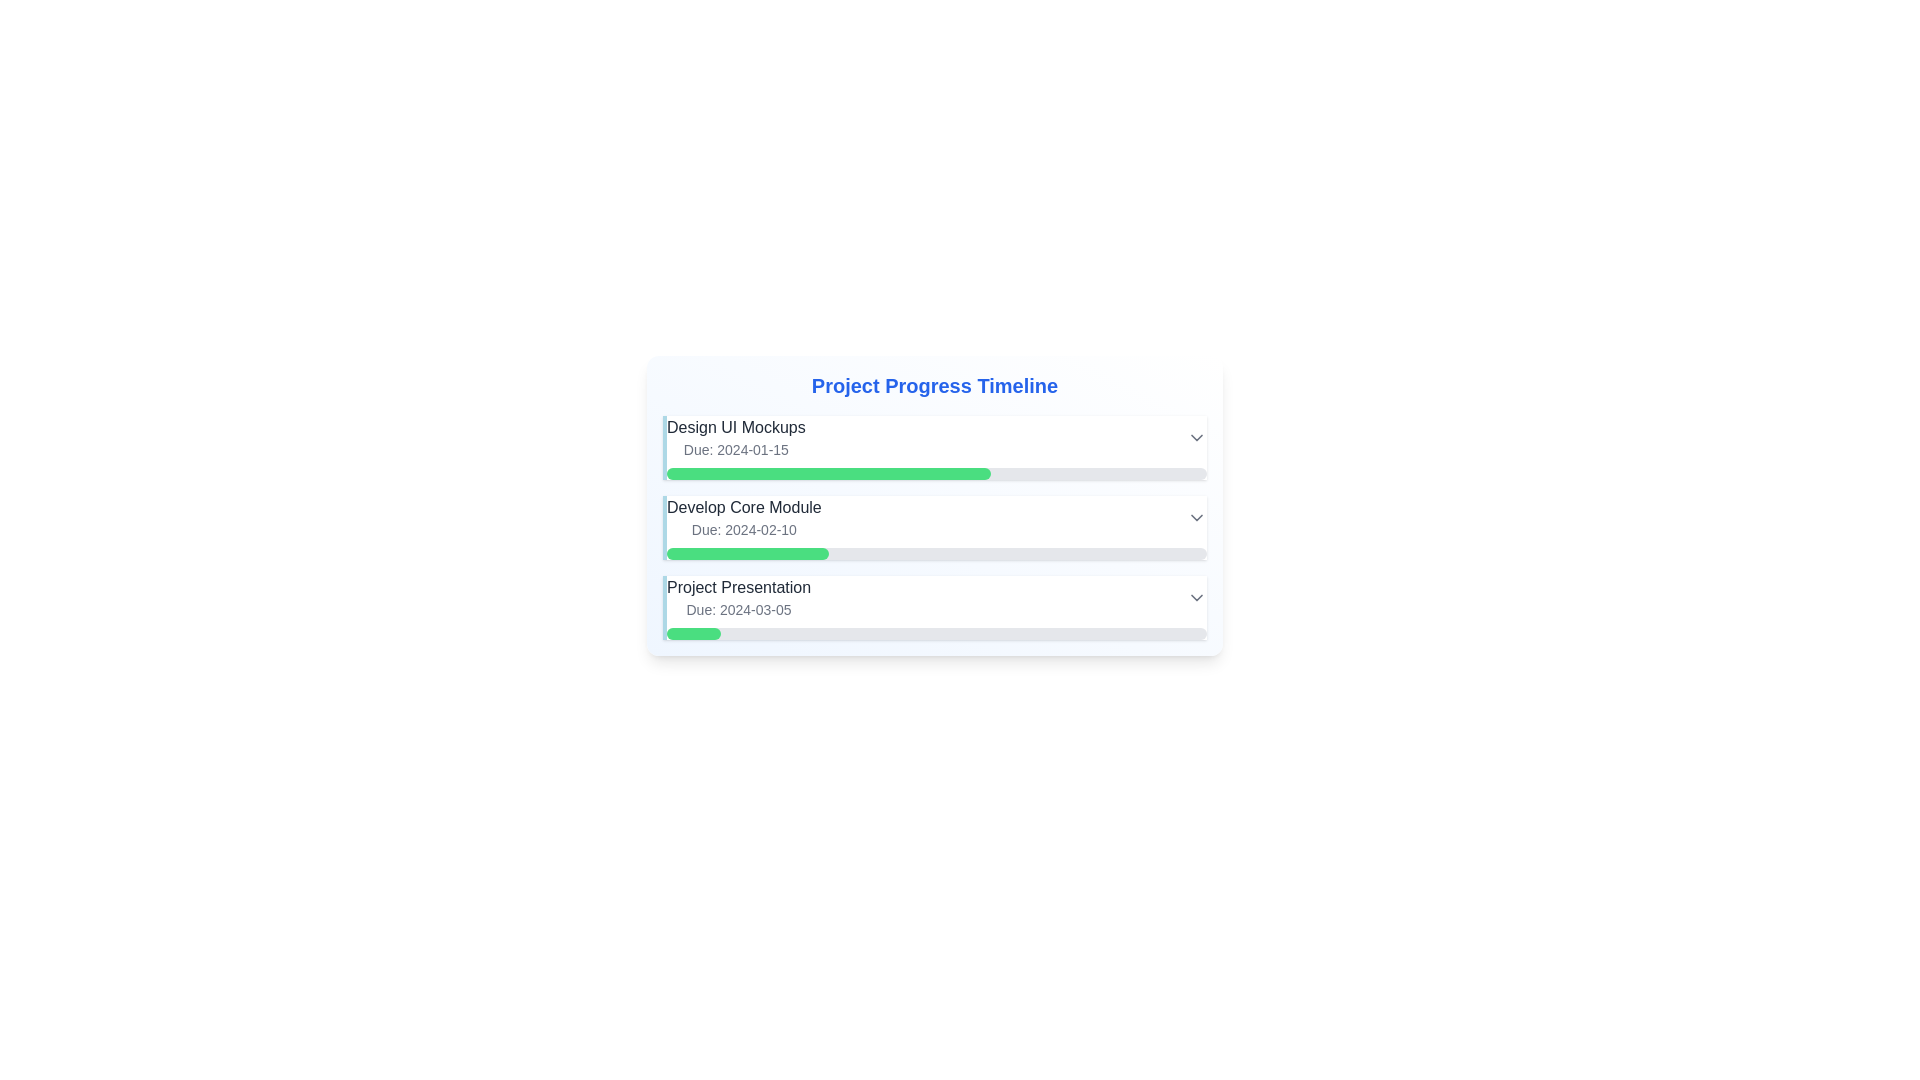 The height and width of the screenshot is (1080, 1920). Describe the element at coordinates (1196, 596) in the screenshot. I see `the downward-pointing gray arrow icon located in the 'Project Presentation' section` at that location.